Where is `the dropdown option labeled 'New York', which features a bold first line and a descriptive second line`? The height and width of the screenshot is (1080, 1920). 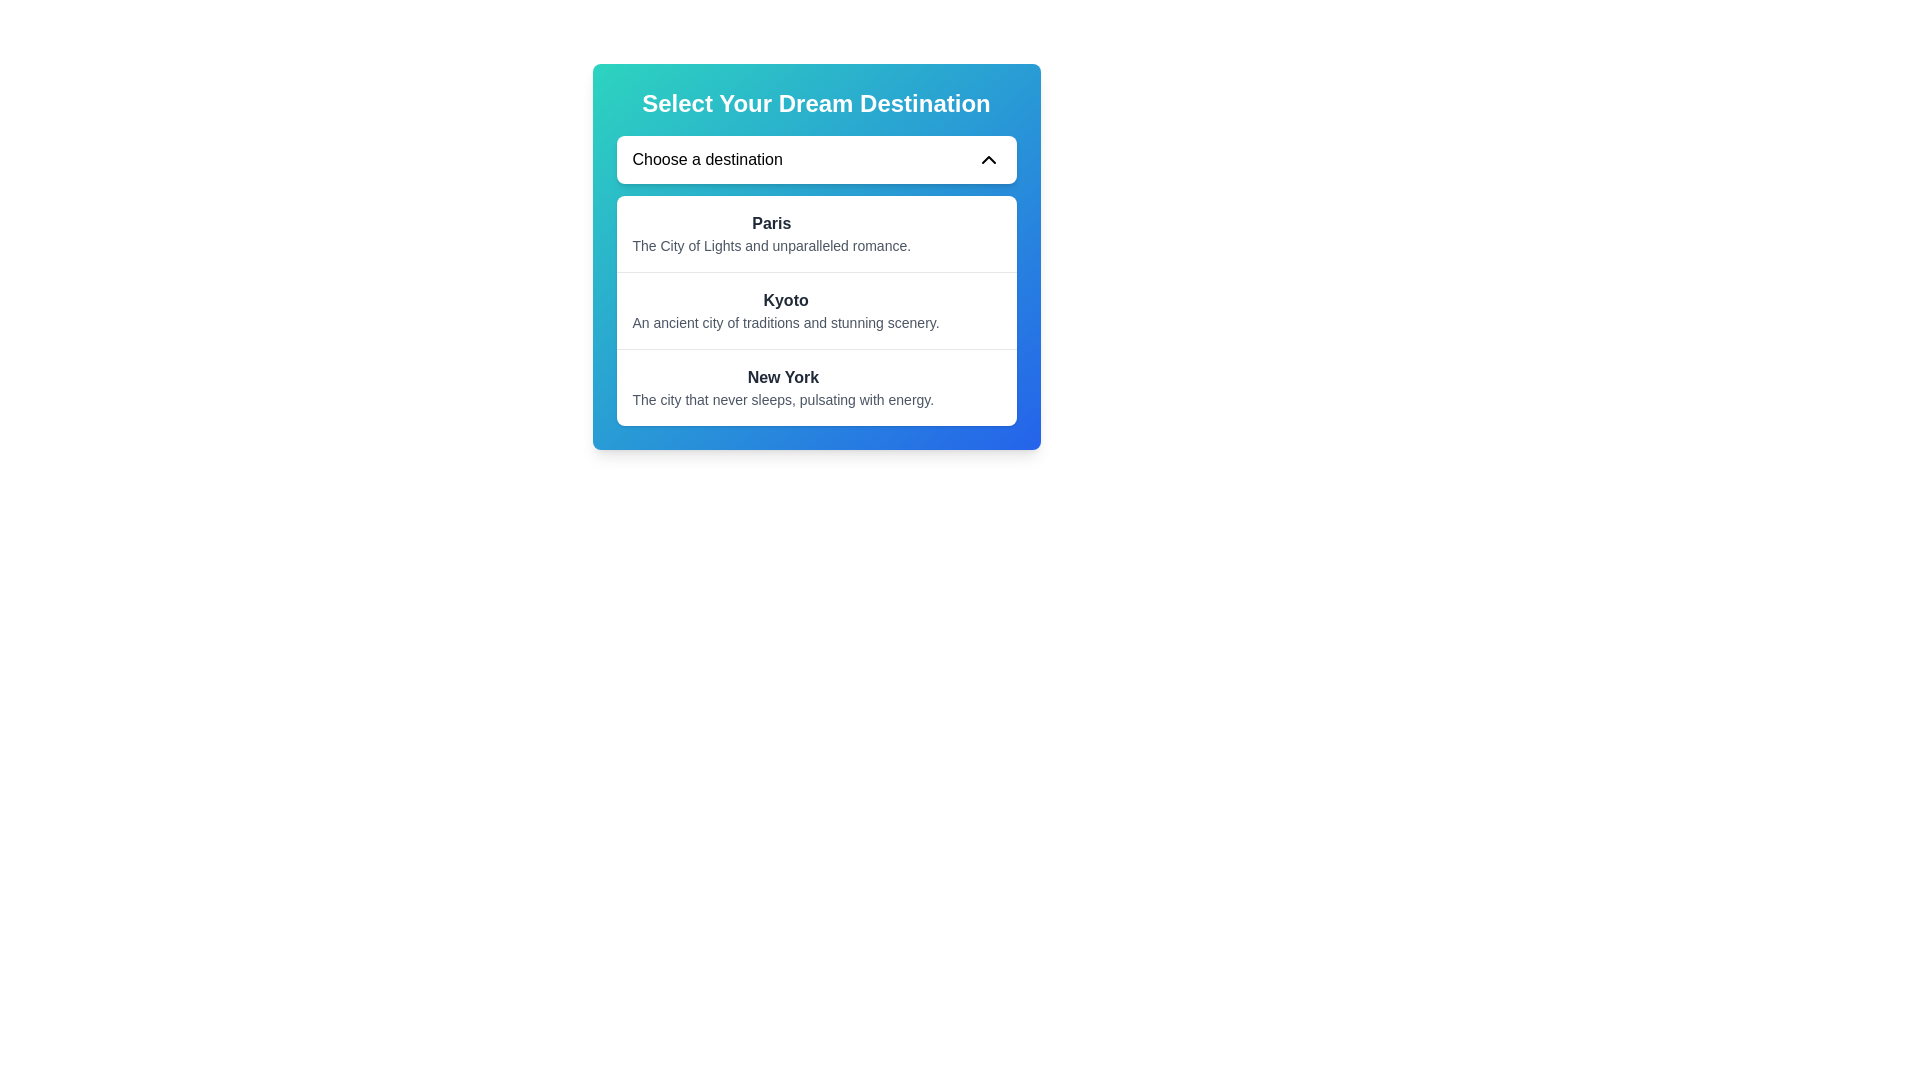 the dropdown option labeled 'New York', which features a bold first line and a descriptive second line is located at coordinates (782, 388).